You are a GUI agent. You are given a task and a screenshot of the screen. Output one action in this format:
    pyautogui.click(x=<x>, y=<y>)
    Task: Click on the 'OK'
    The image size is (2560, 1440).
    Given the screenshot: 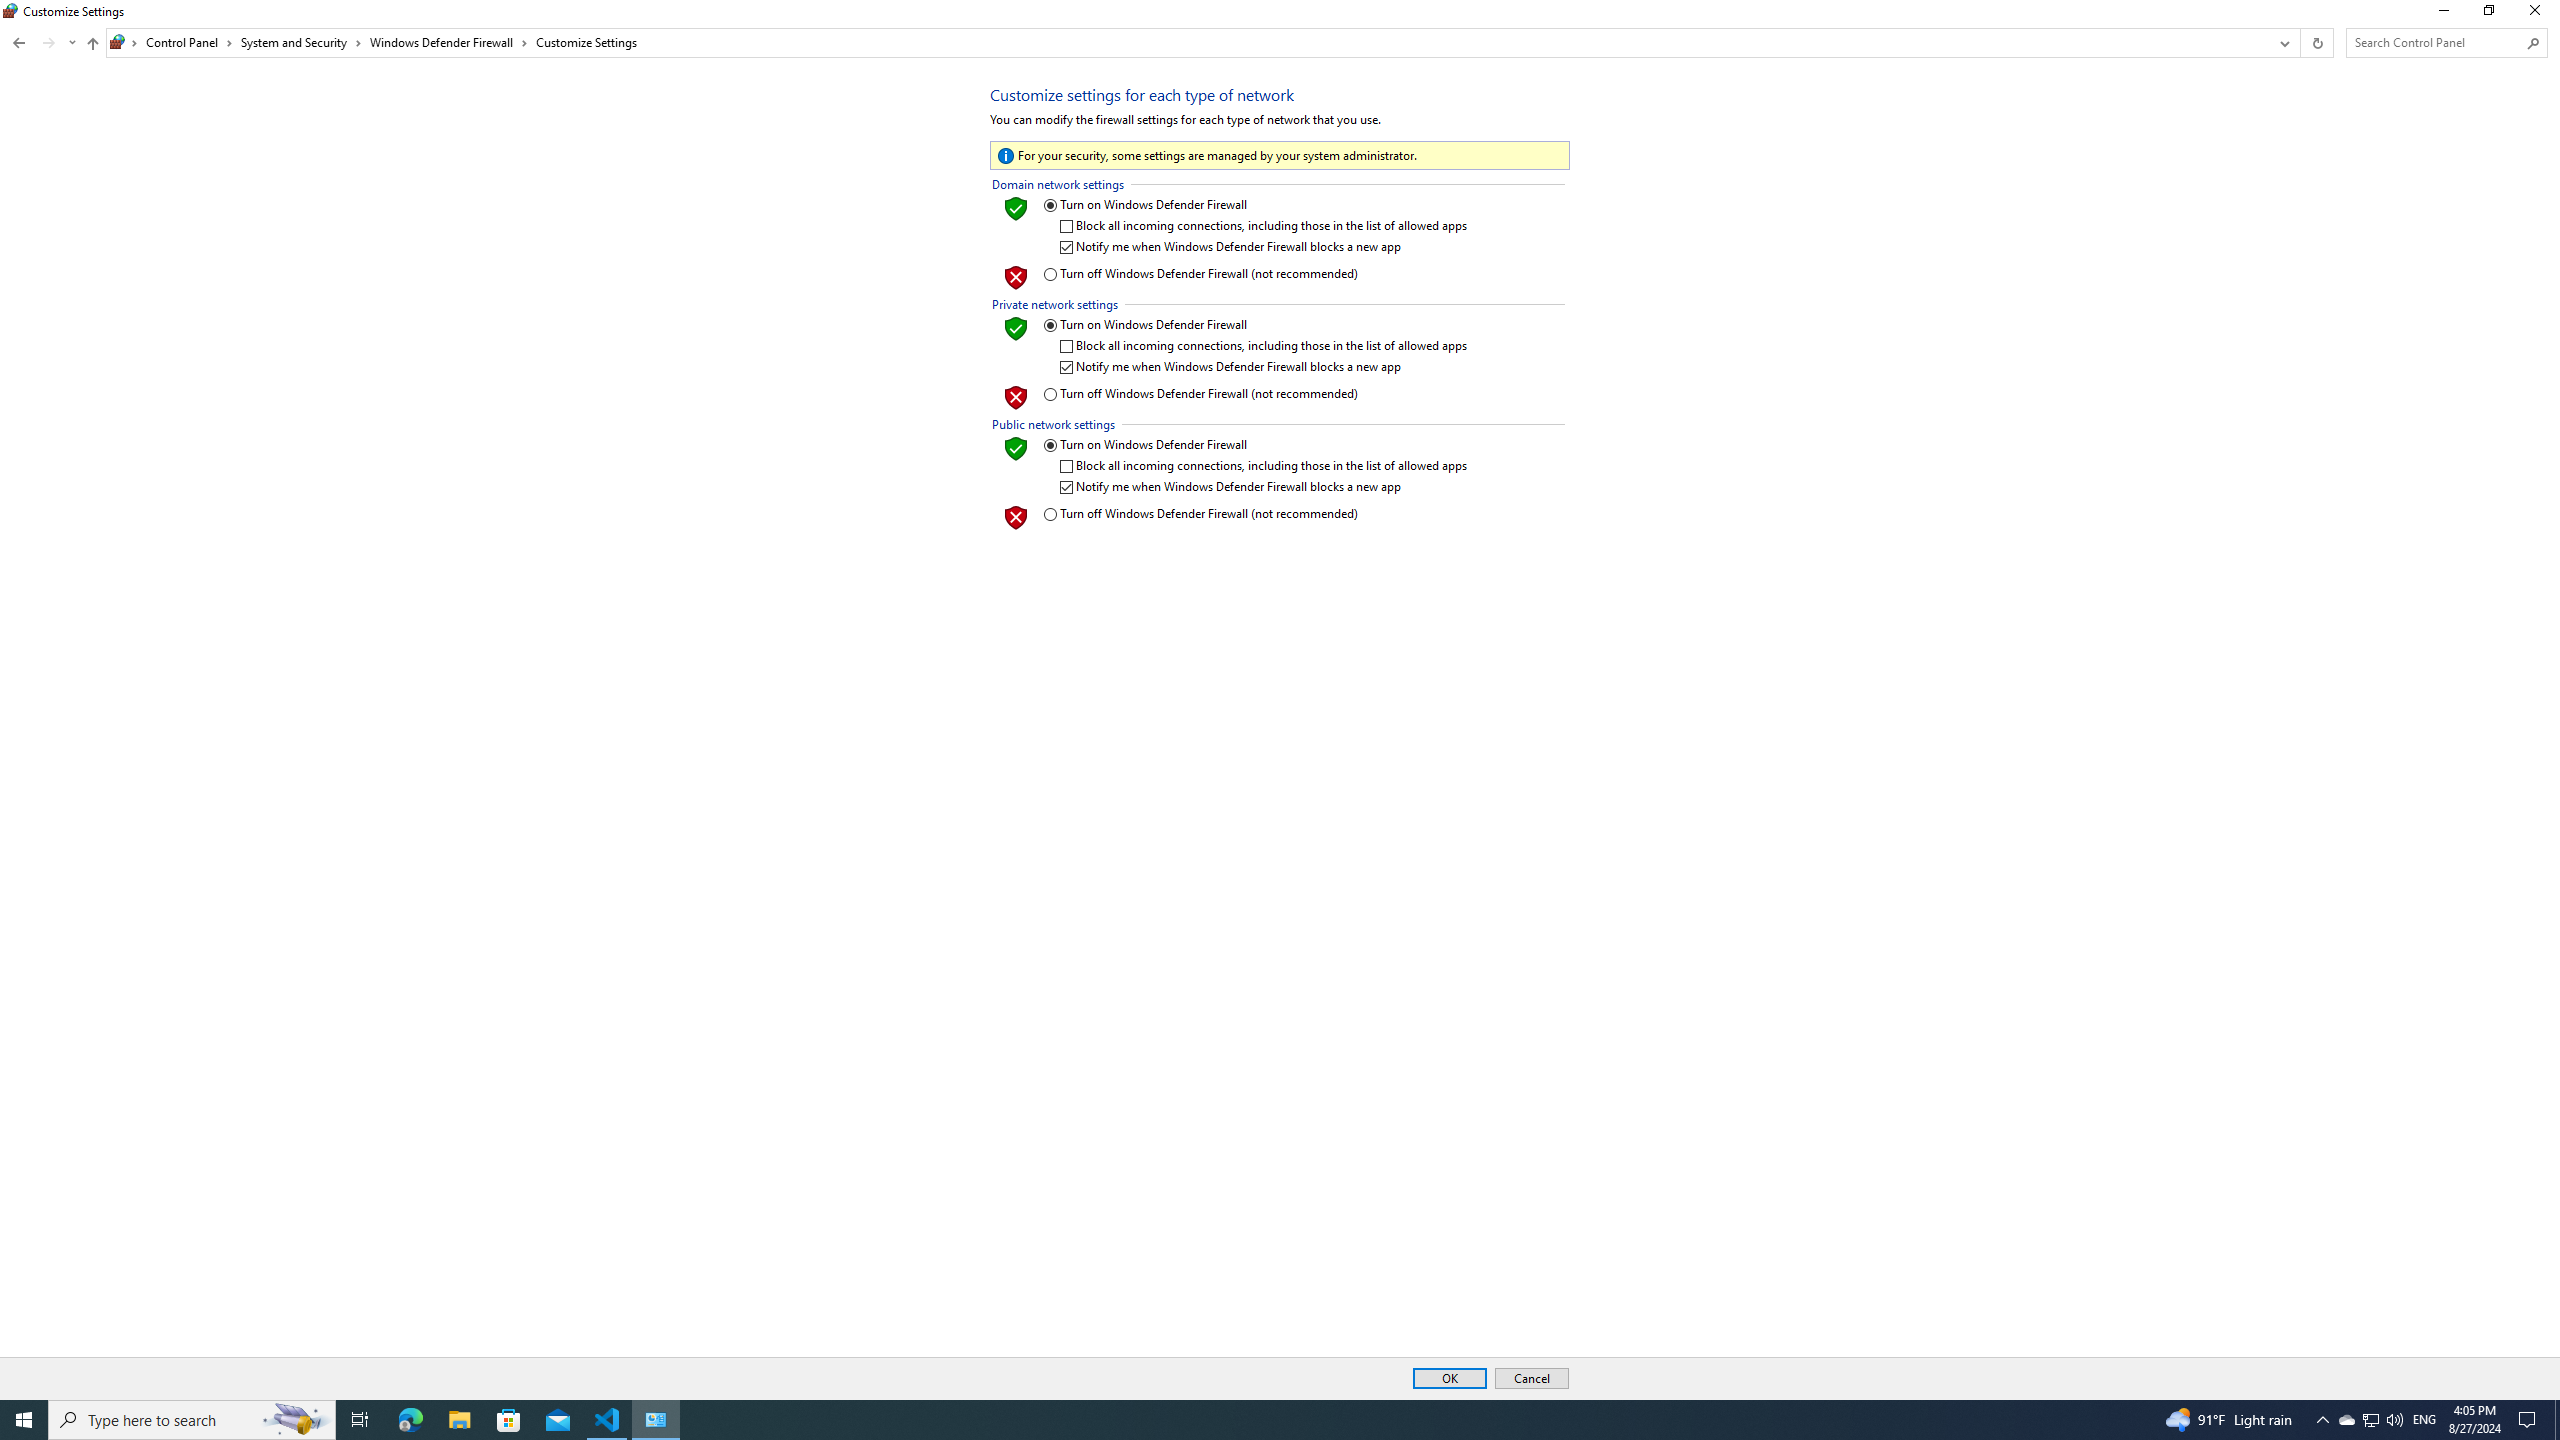 What is the action you would take?
    pyautogui.click(x=1450, y=1378)
    